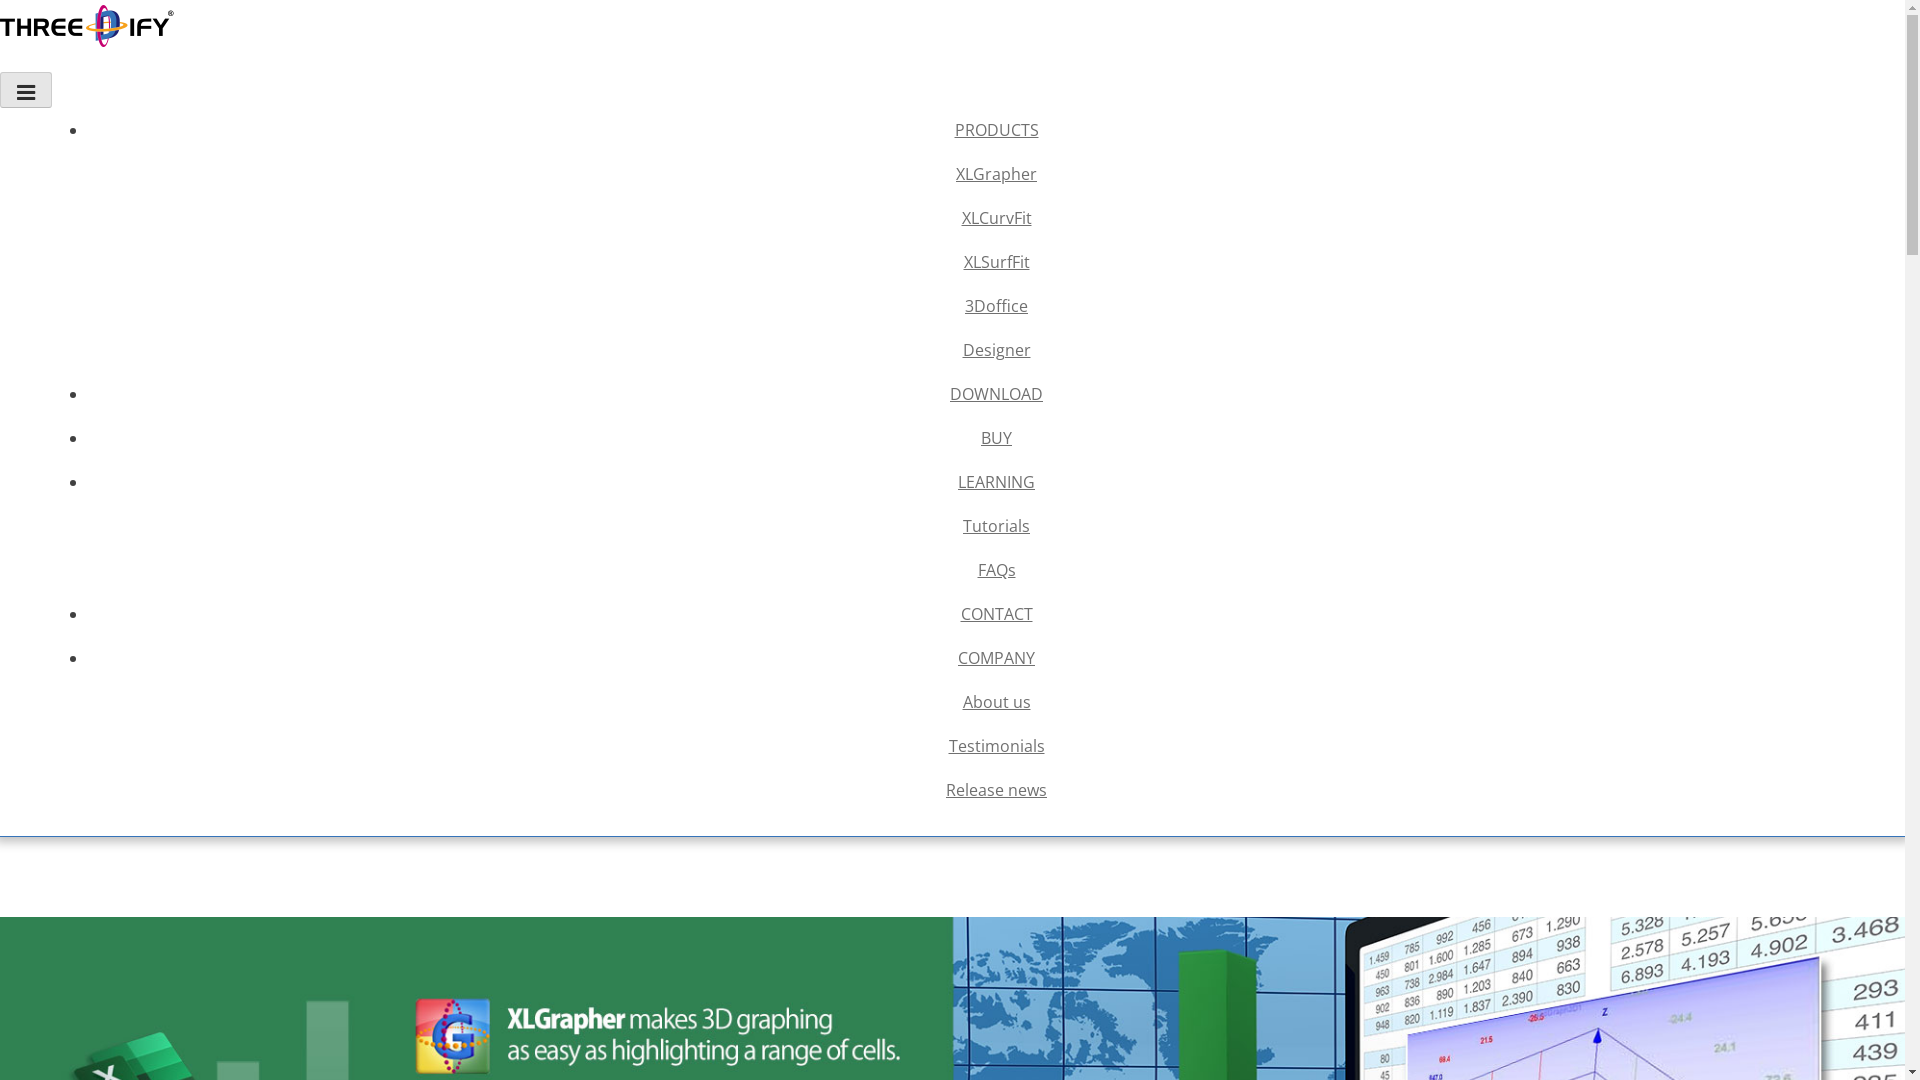 This screenshot has width=1920, height=1080. Describe the element at coordinates (91, 612) in the screenshot. I see `'CONTACT'` at that location.